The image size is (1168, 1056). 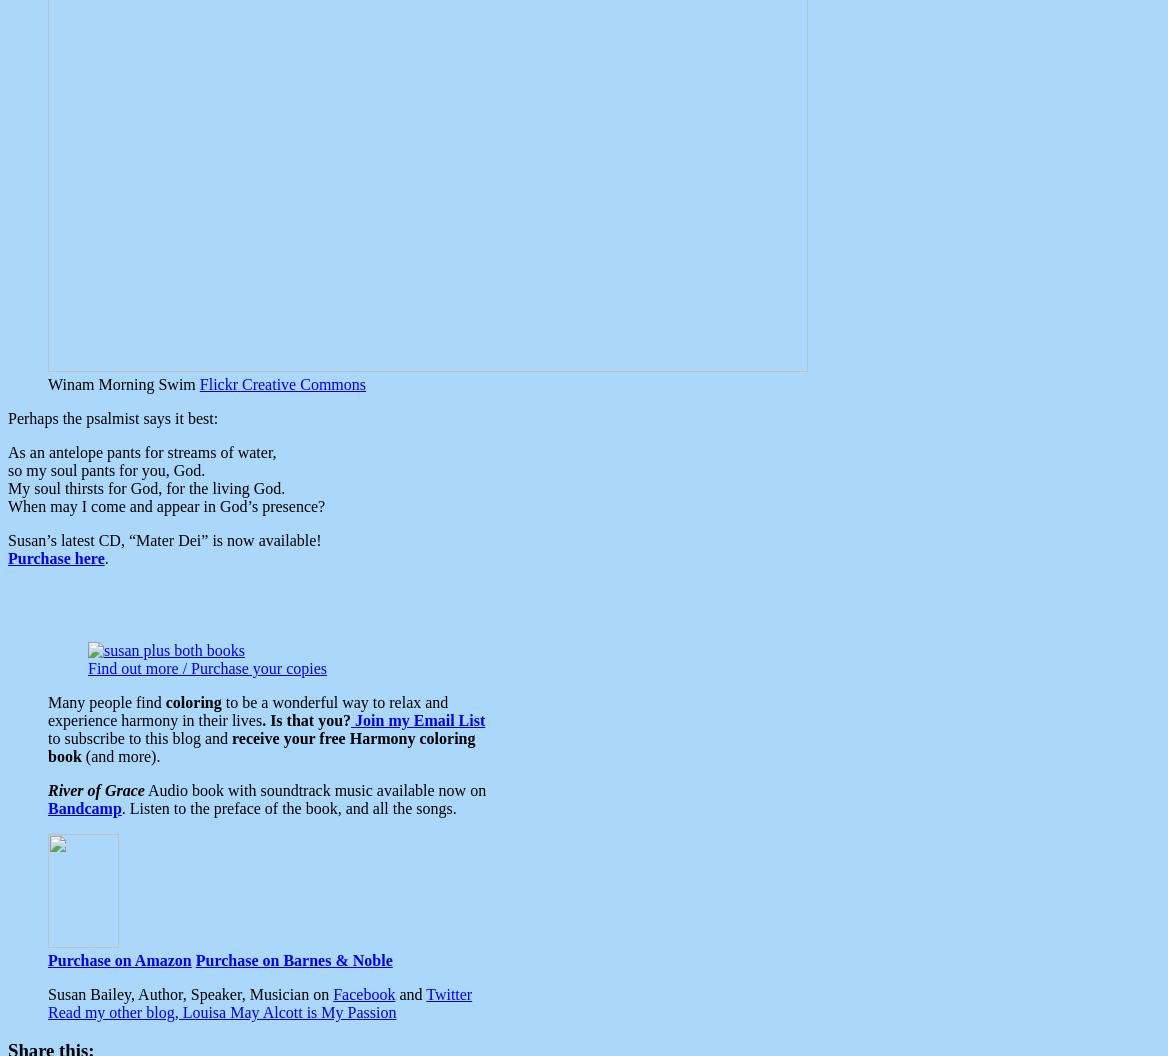 What do you see at coordinates (207, 667) in the screenshot?
I see `'Find out more / Purchase your copies'` at bounding box center [207, 667].